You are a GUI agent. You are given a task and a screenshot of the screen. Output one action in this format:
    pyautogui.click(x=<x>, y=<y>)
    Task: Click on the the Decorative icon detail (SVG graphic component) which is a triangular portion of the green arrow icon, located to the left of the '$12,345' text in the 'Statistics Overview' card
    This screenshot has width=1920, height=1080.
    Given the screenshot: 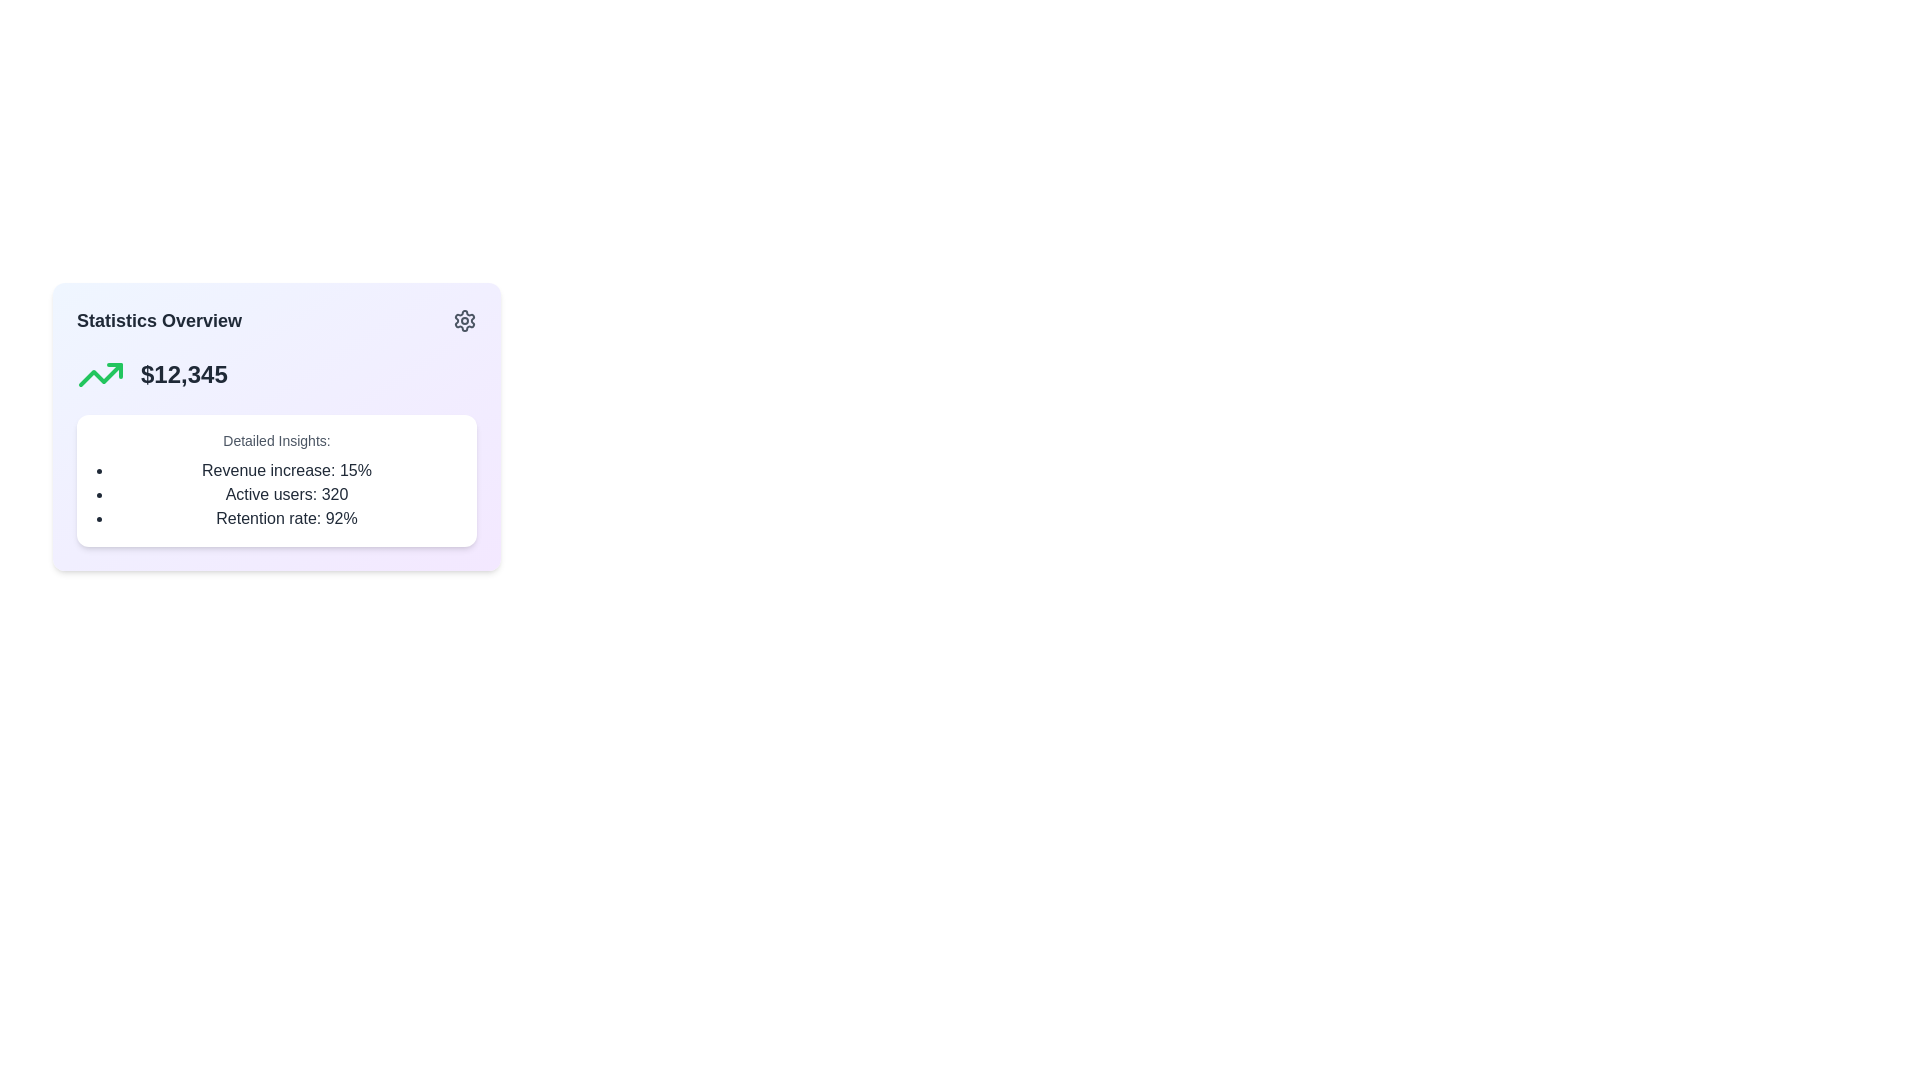 What is the action you would take?
    pyautogui.click(x=114, y=370)
    